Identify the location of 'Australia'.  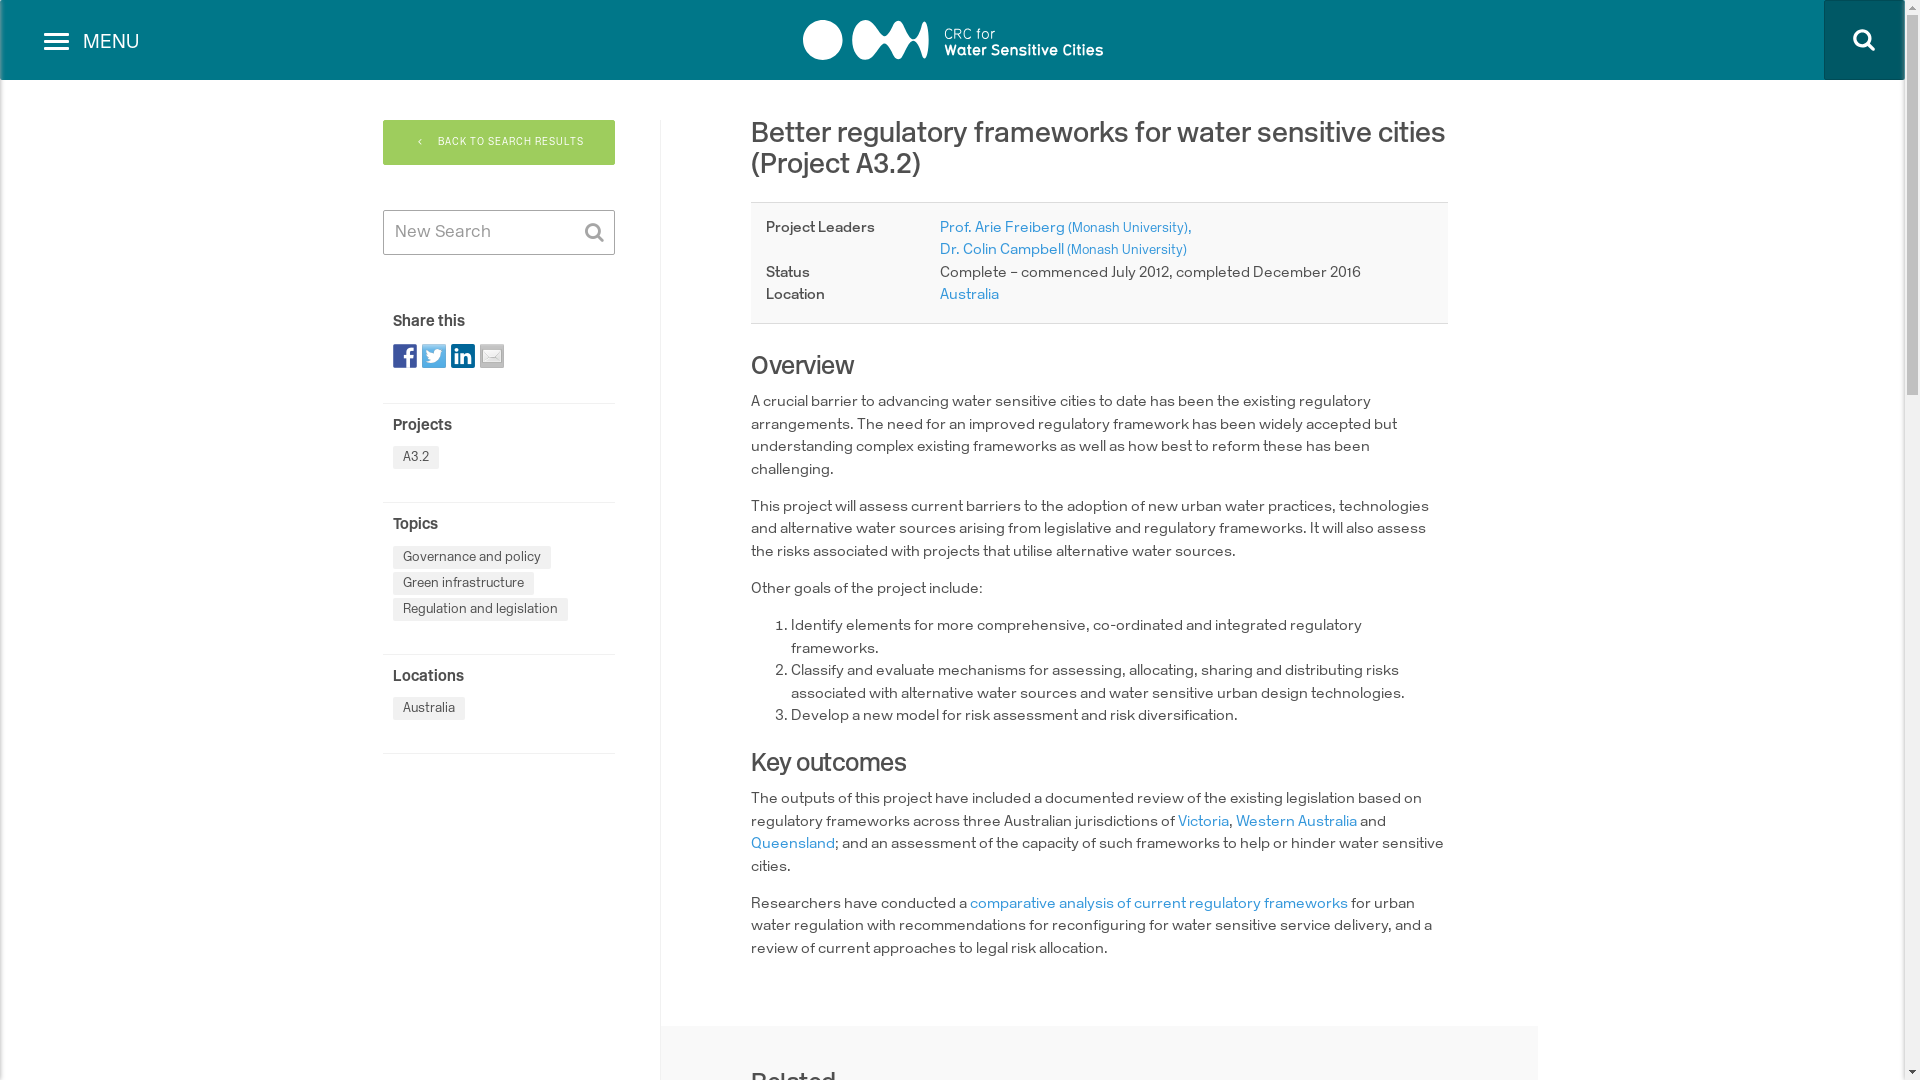
(426, 707).